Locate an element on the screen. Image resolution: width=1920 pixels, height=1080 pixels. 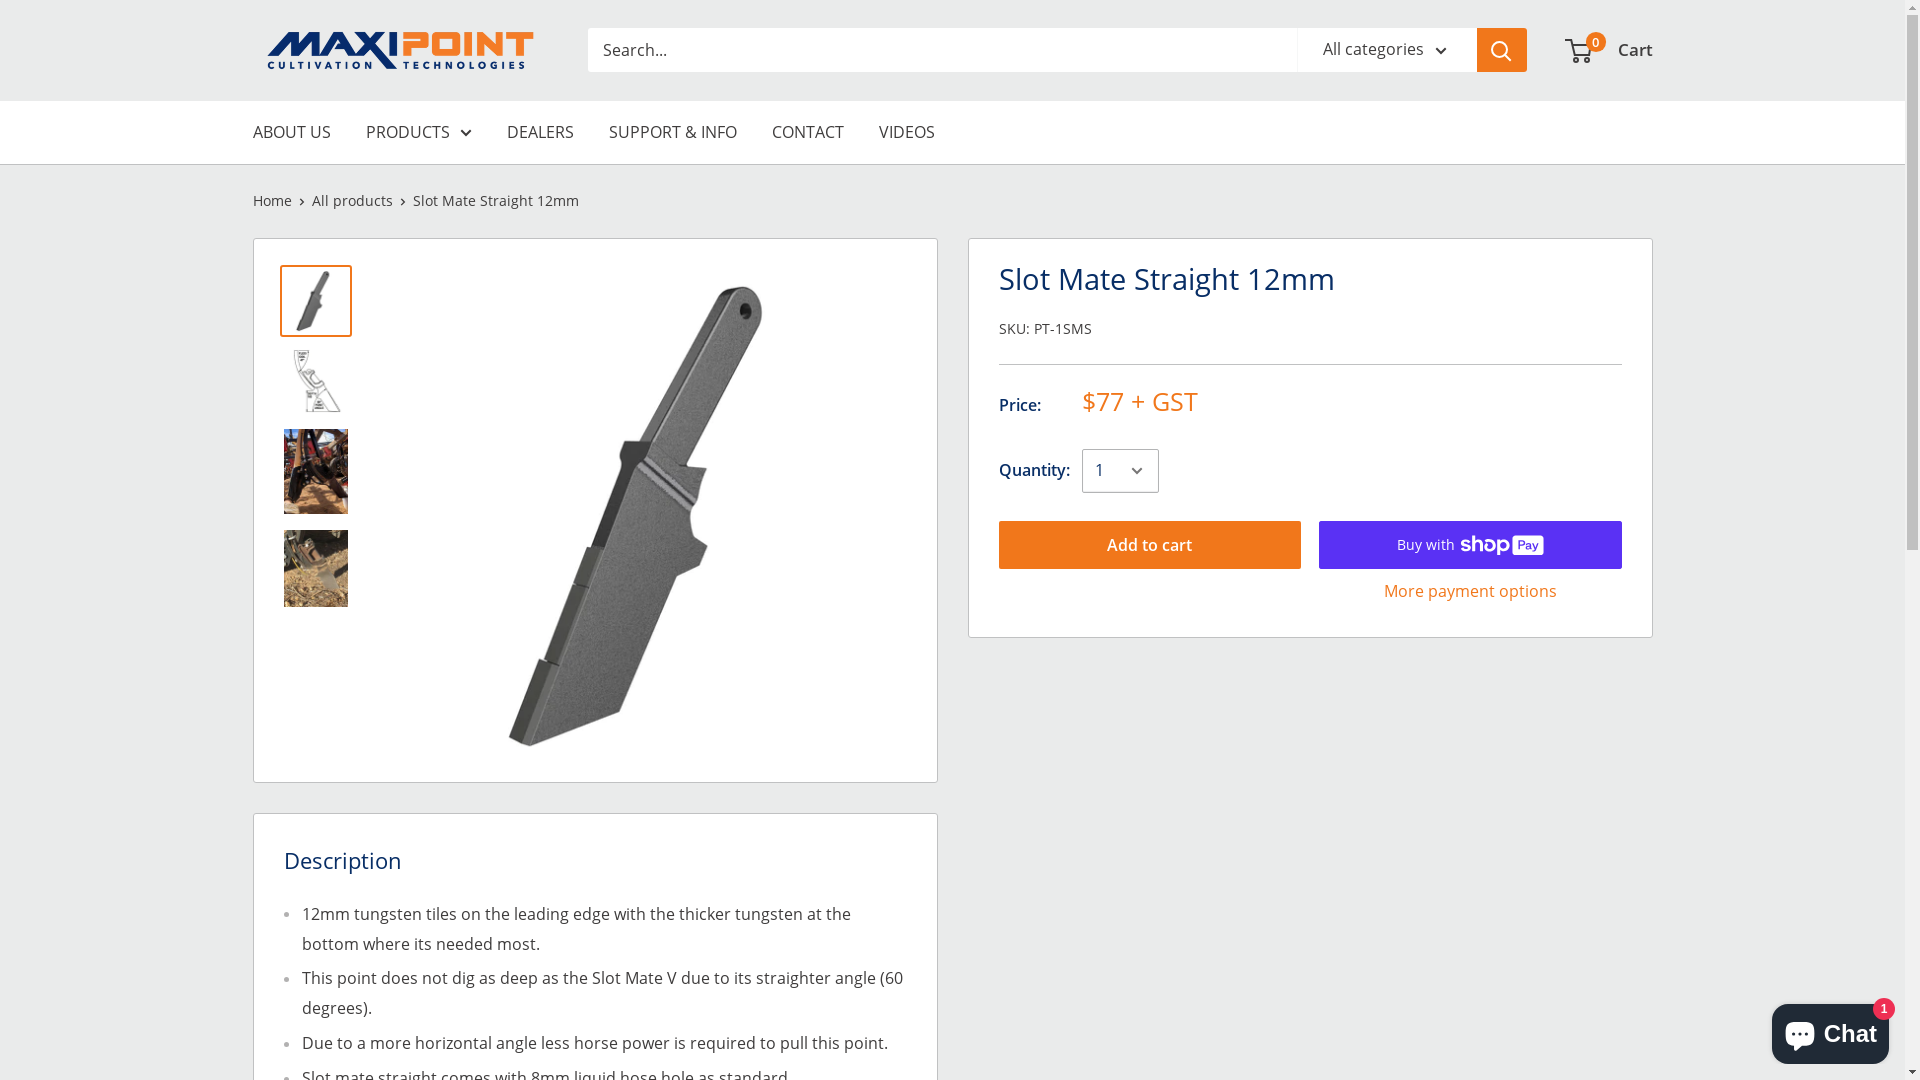
'VIDEOS' is located at coordinates (905, 132).